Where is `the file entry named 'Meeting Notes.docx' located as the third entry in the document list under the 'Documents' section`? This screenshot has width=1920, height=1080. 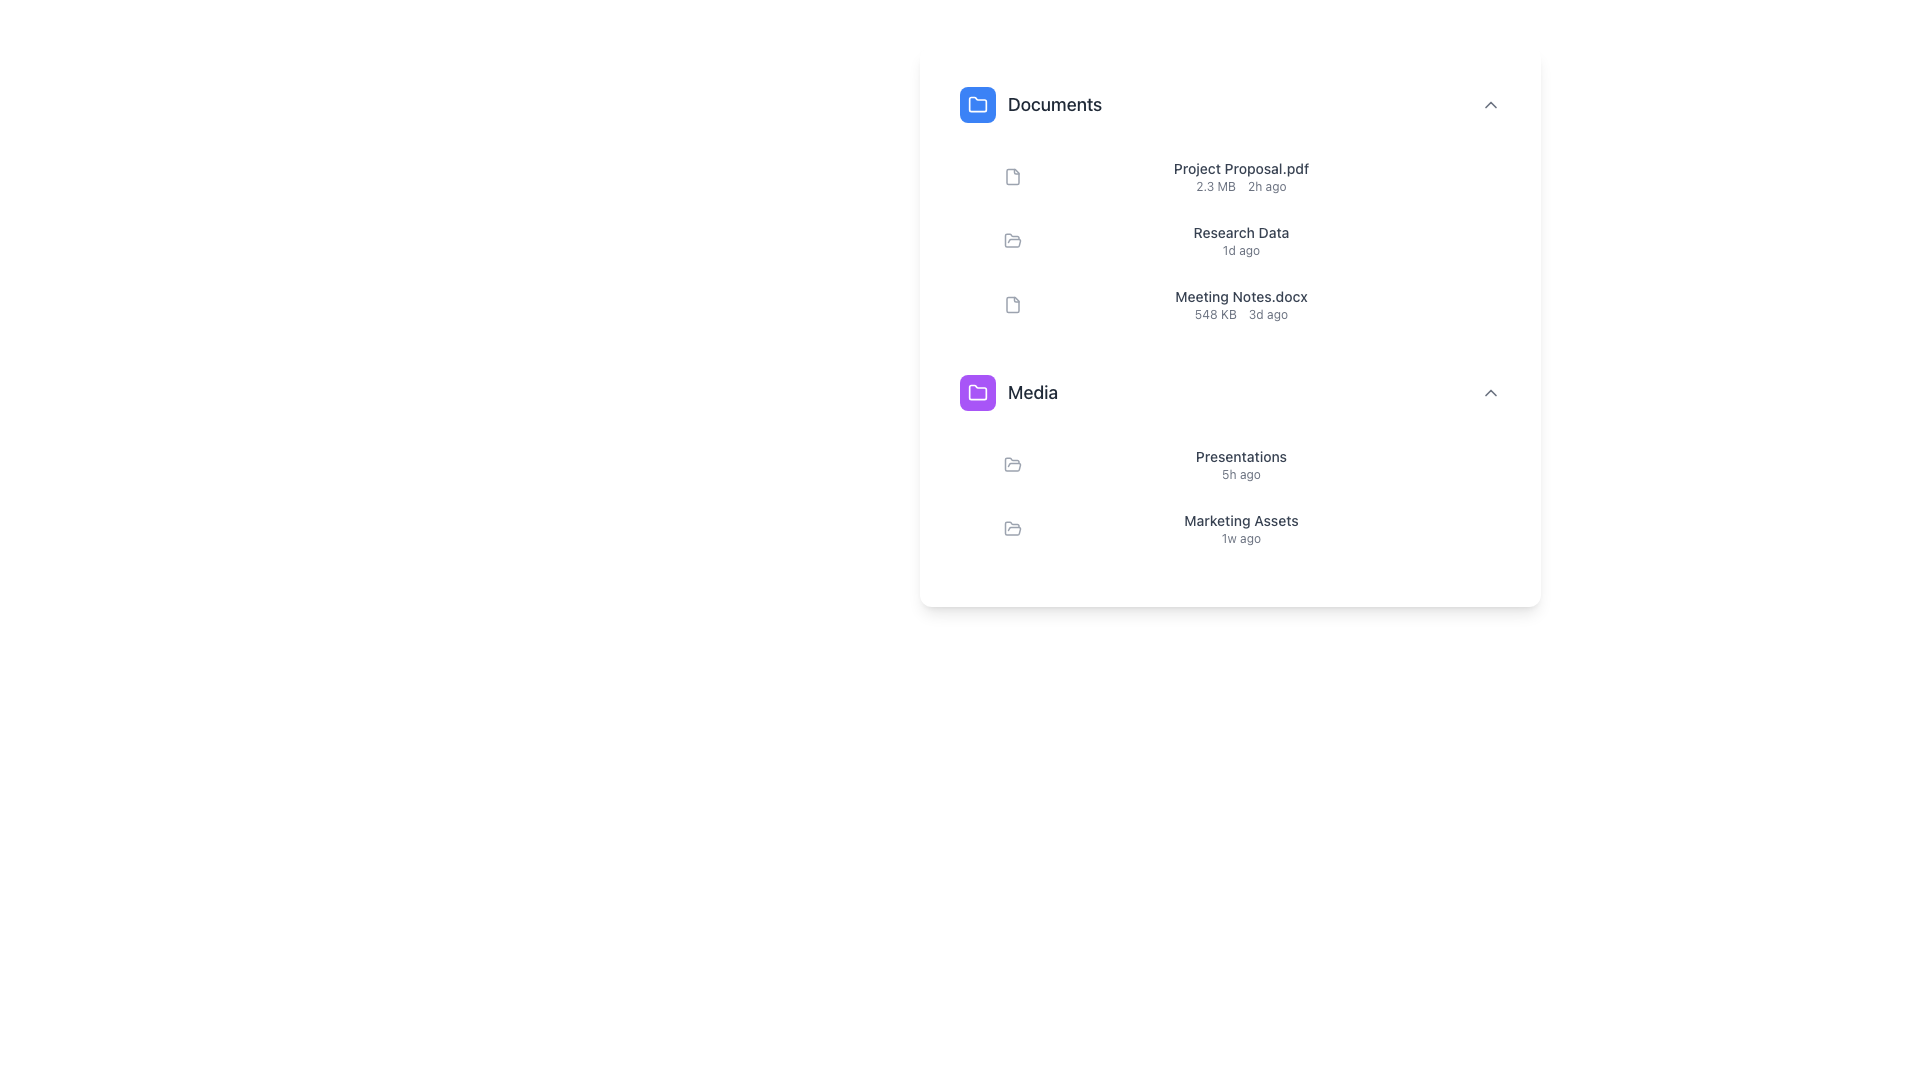
the file entry named 'Meeting Notes.docx' located as the third entry in the document list under the 'Documents' section is located at coordinates (1253, 304).